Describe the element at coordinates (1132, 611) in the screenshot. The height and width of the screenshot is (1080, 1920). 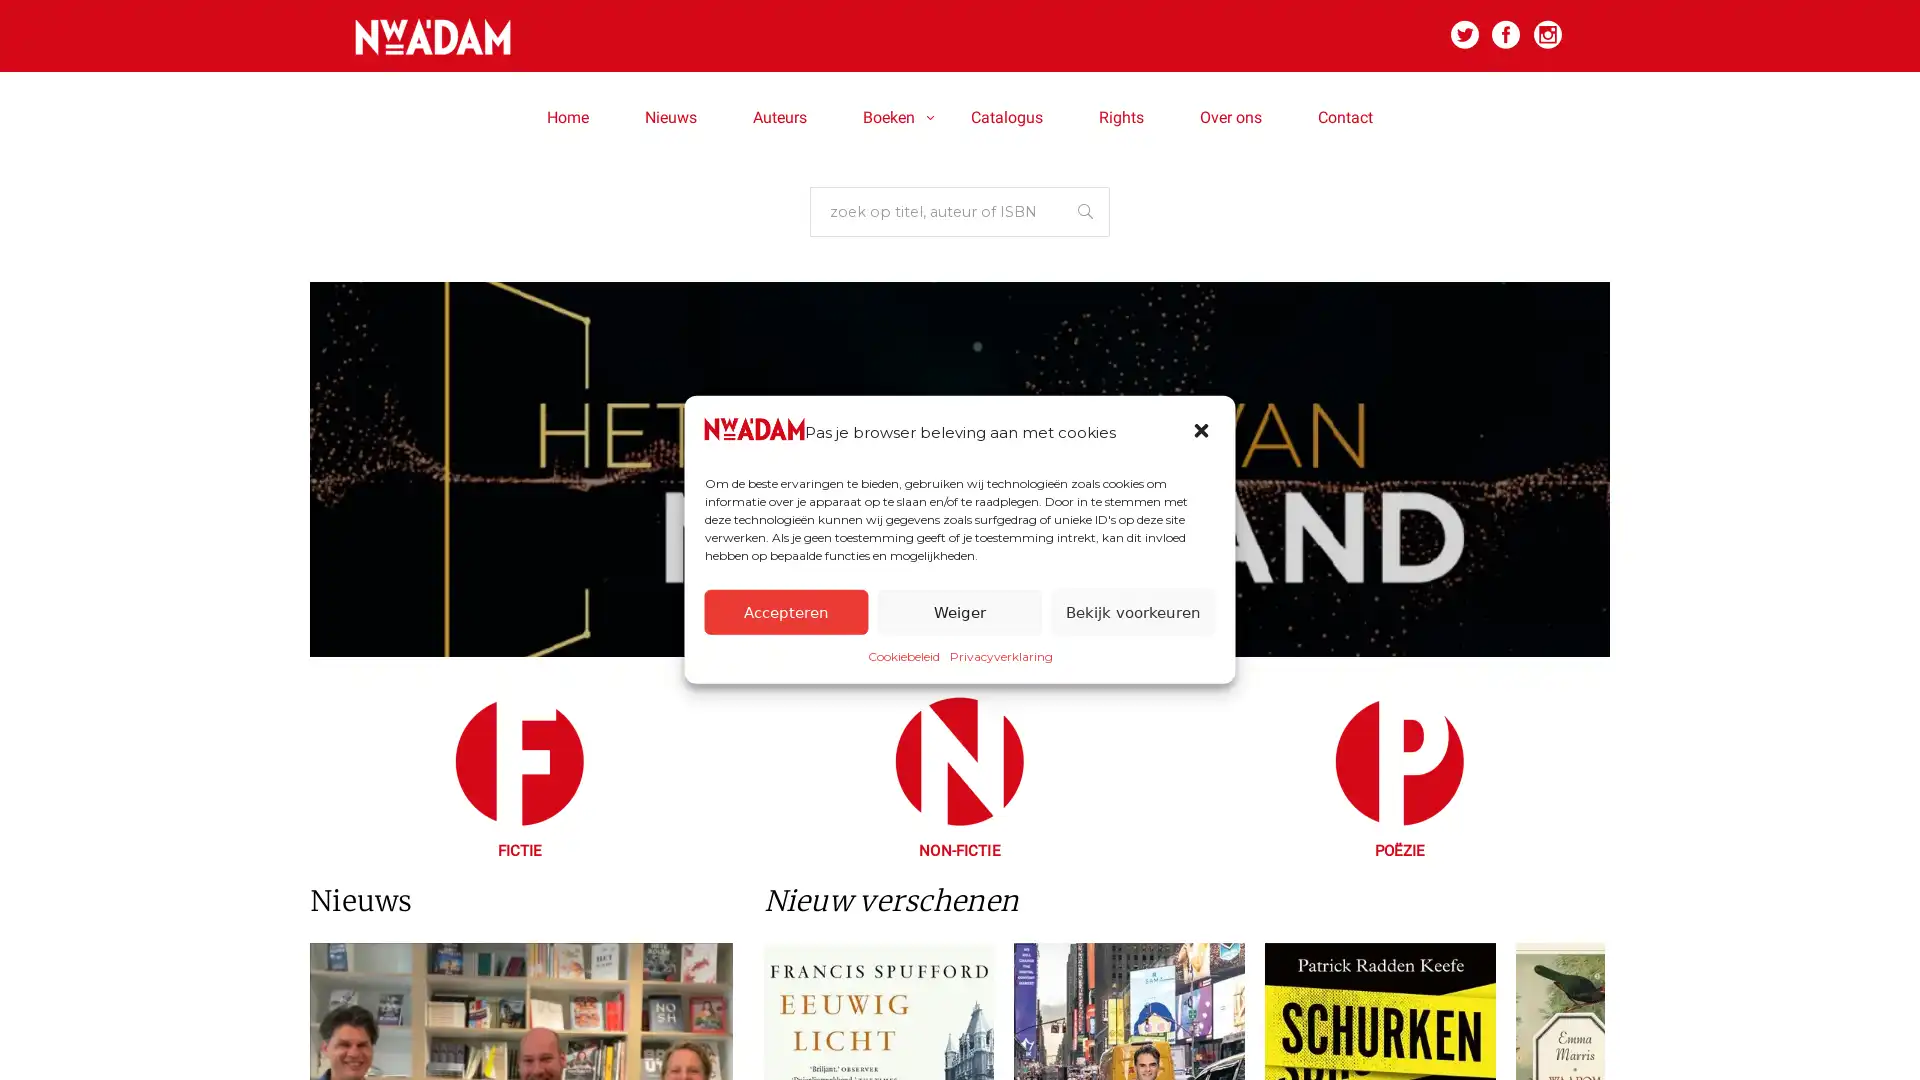
I see `Bekijk voorkeuren` at that location.